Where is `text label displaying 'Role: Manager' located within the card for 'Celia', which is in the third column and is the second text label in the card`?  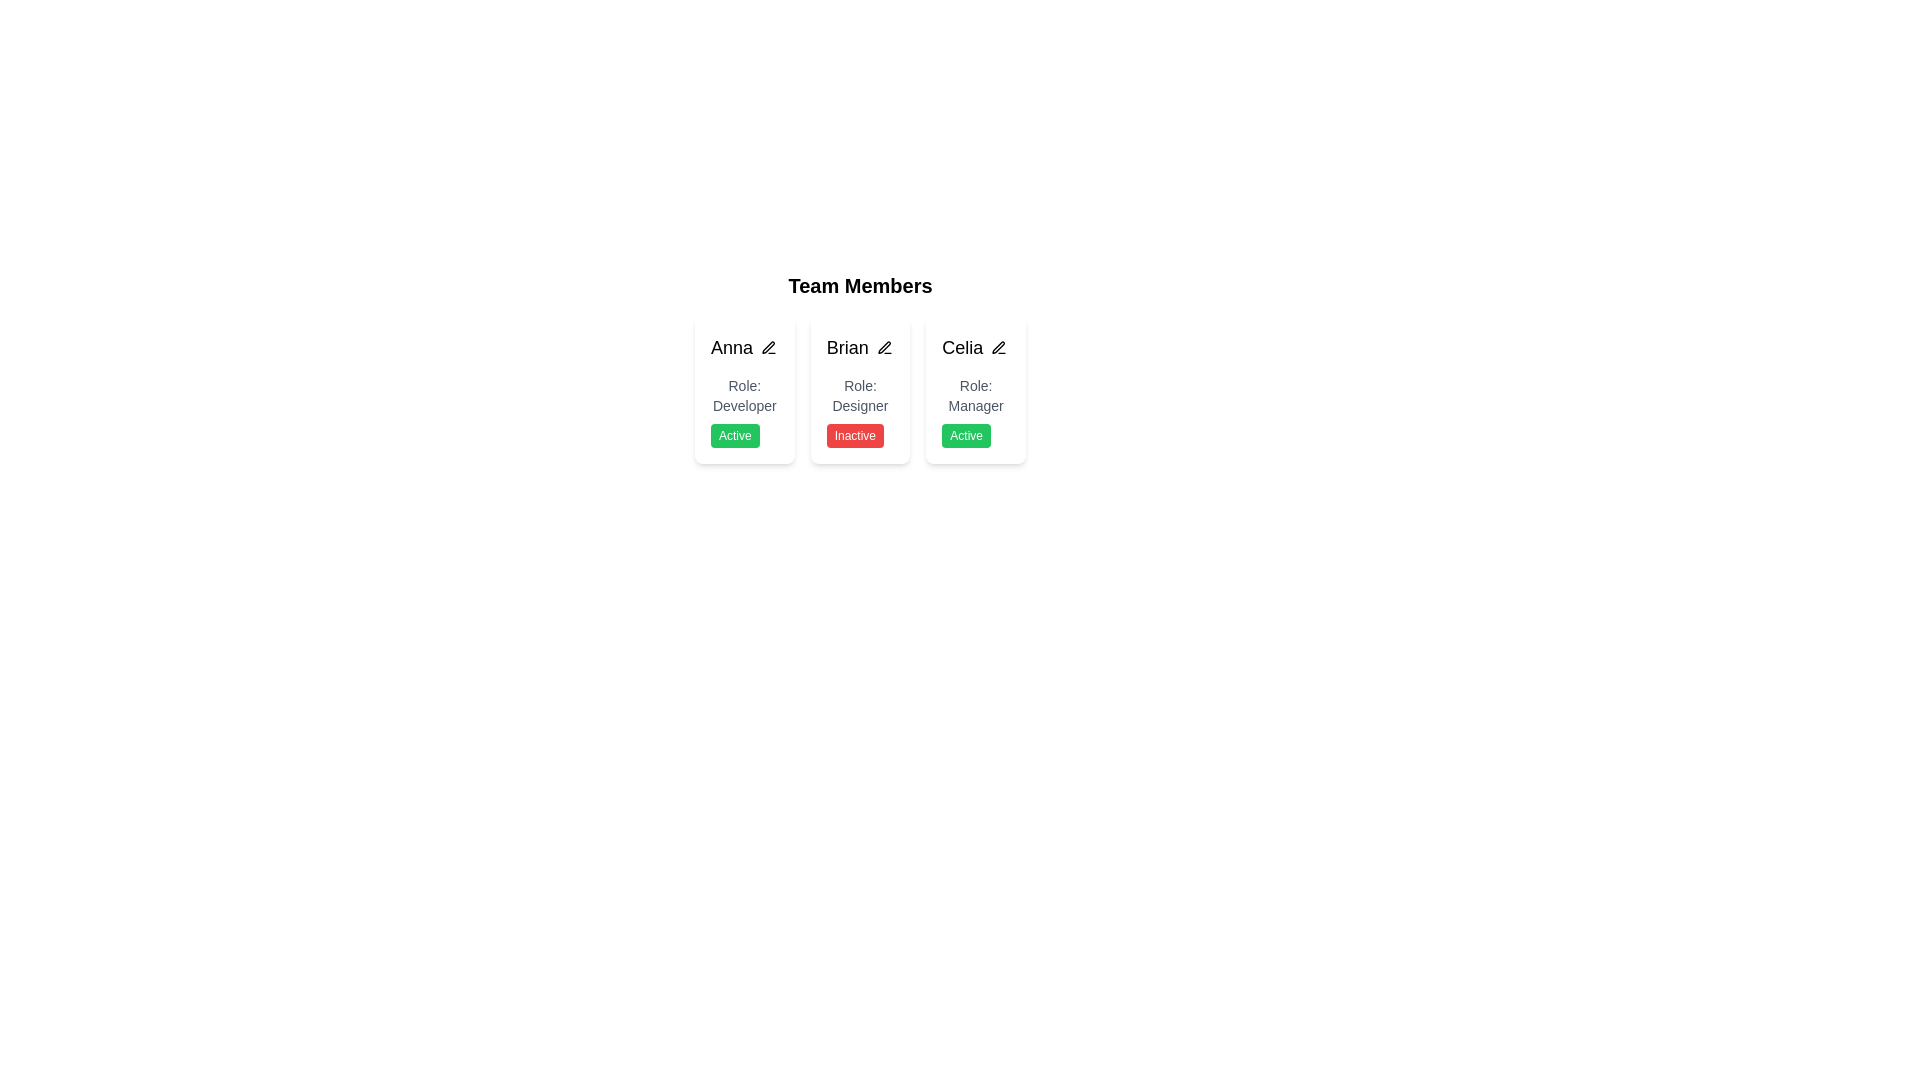
text label displaying 'Role: Manager' located within the card for 'Celia', which is in the third column and is the second text label in the card is located at coordinates (976, 396).